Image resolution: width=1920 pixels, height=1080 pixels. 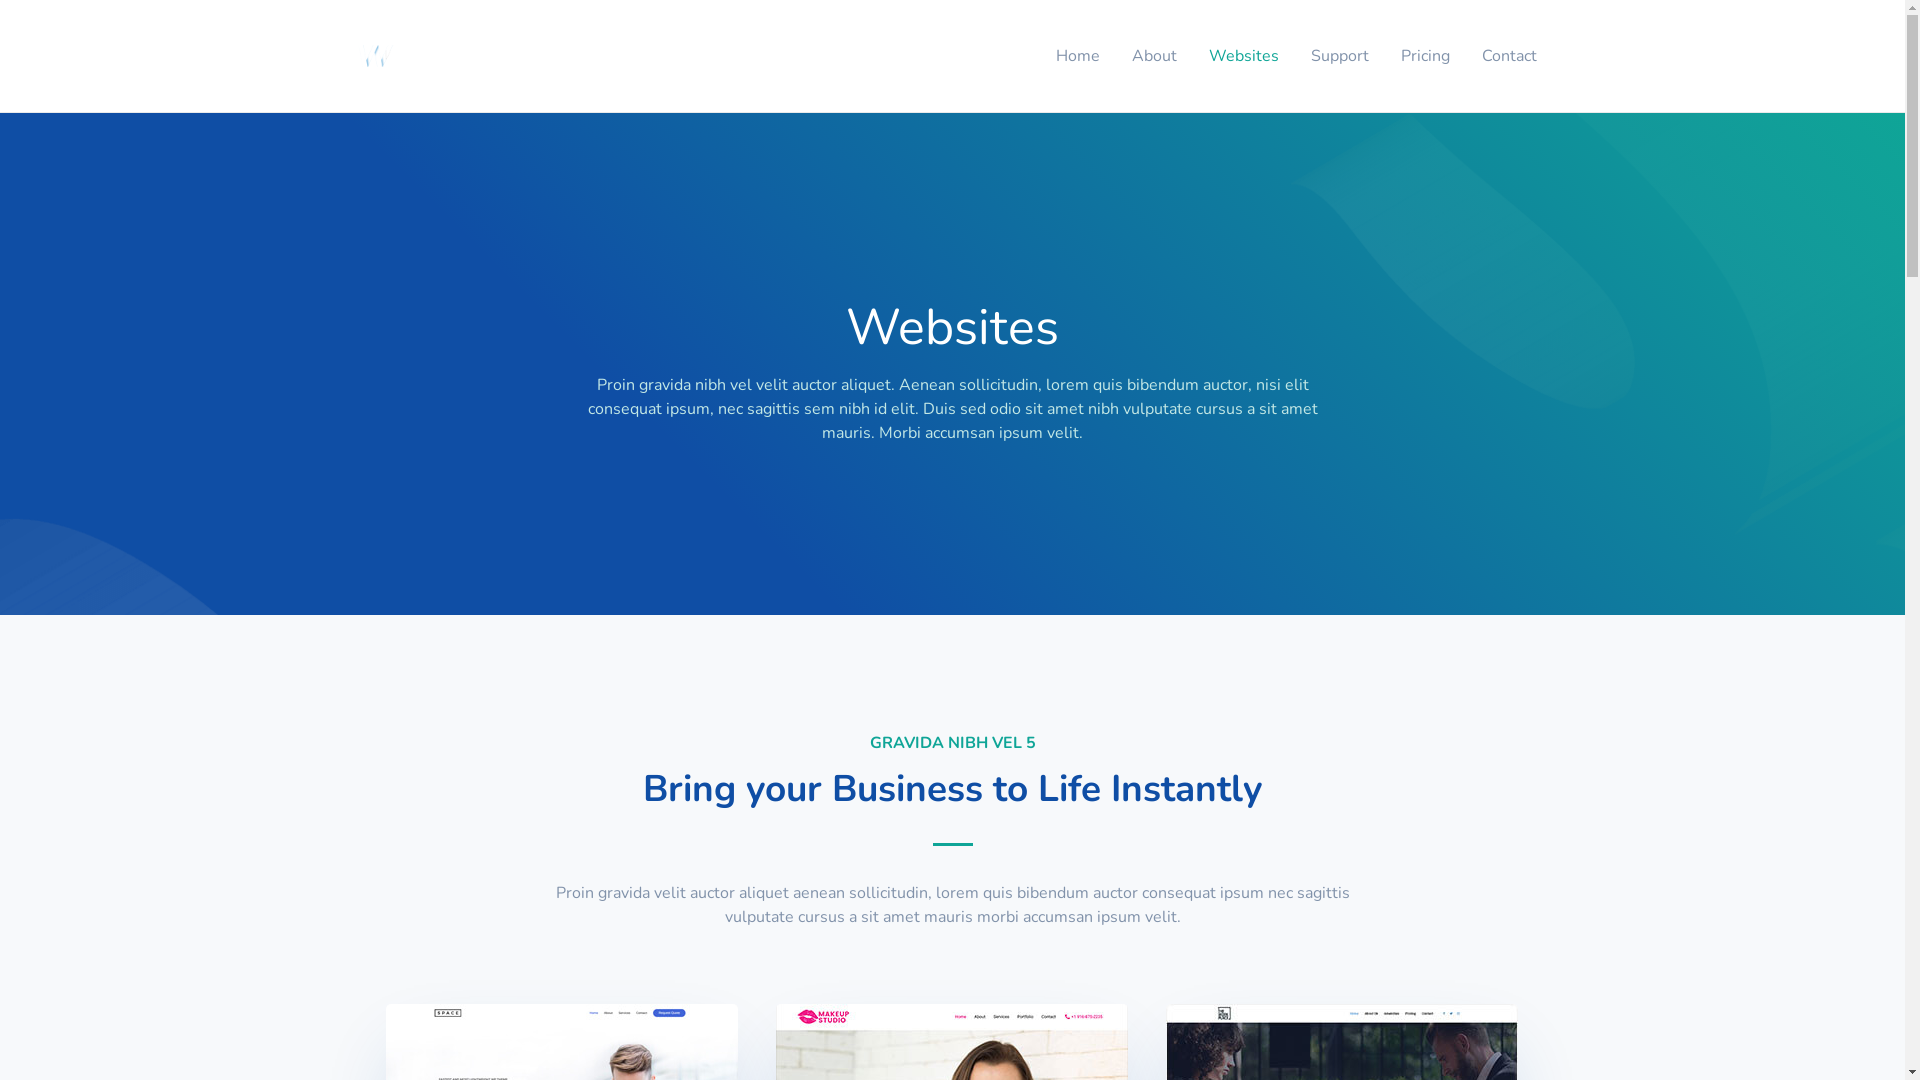 What do you see at coordinates (1509, 55) in the screenshot?
I see `'Contact'` at bounding box center [1509, 55].